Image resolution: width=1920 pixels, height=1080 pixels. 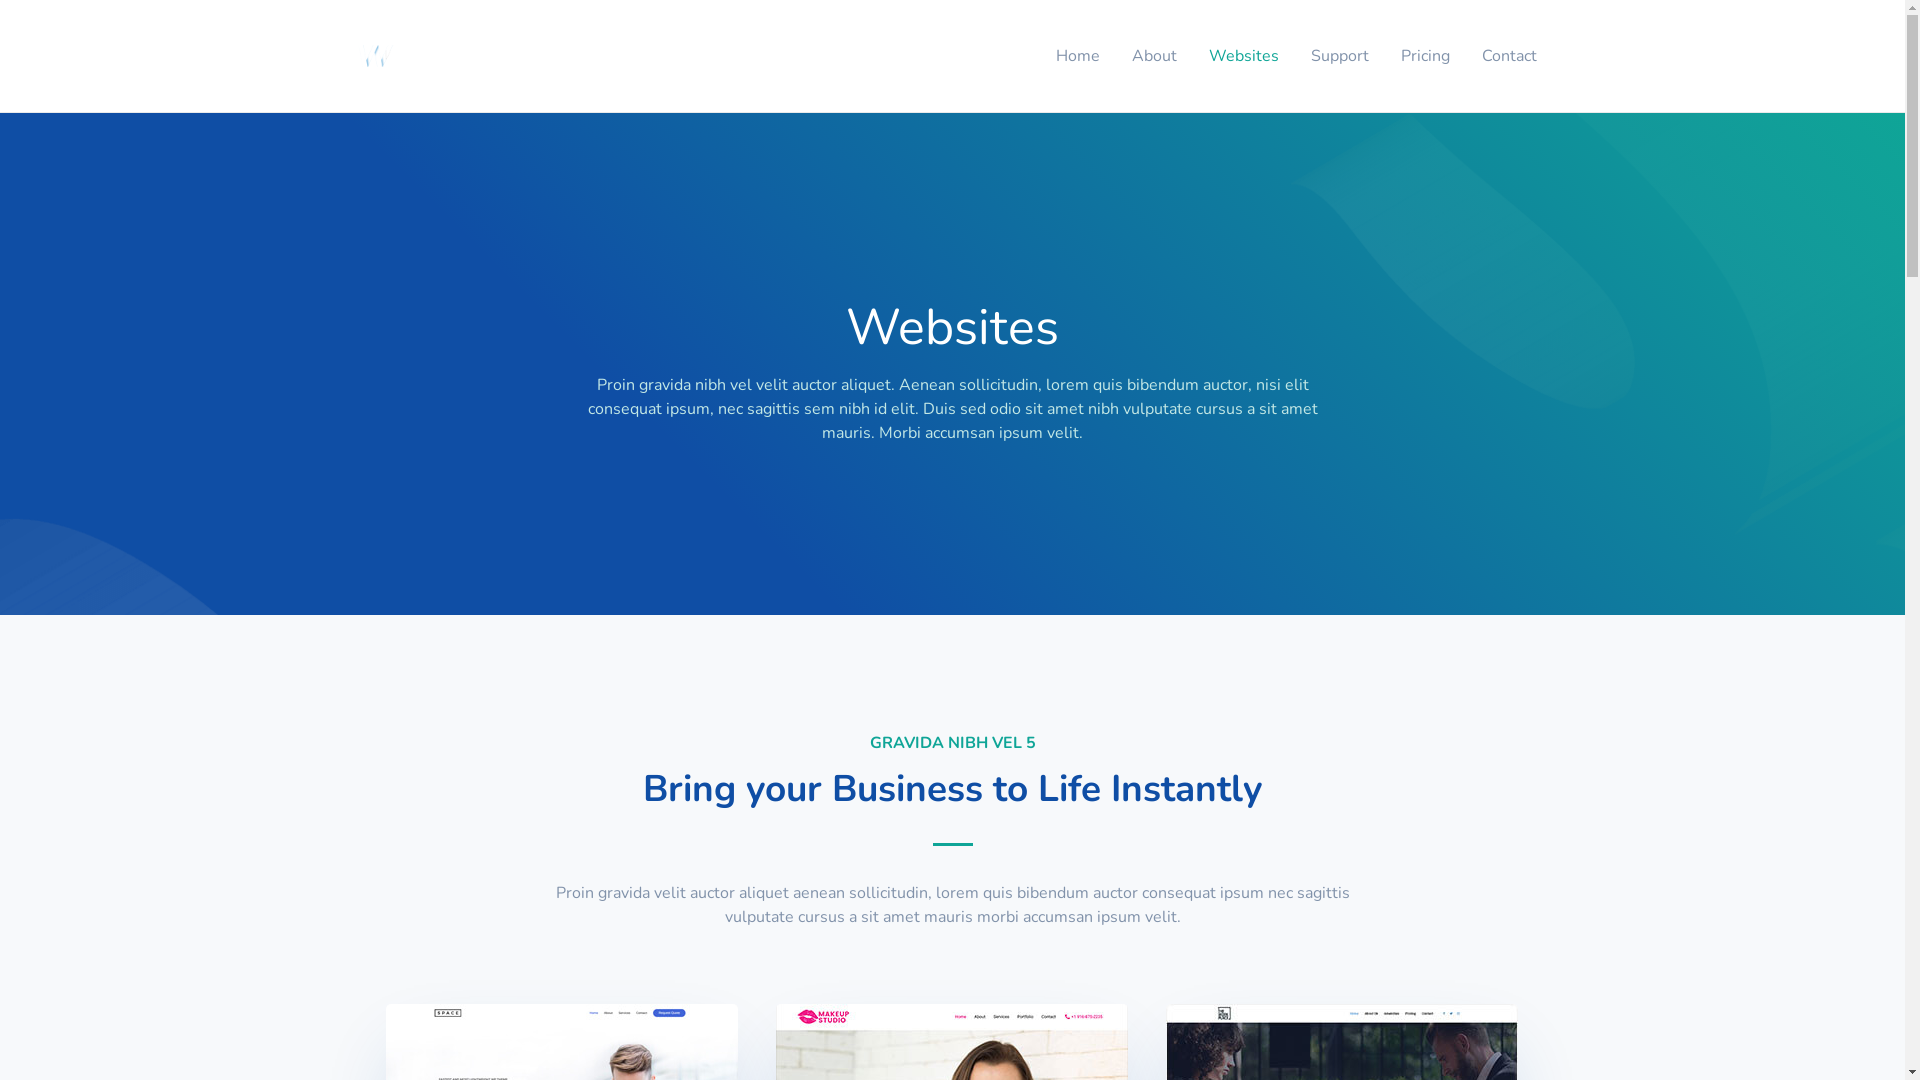 What do you see at coordinates (1509, 55) in the screenshot?
I see `'Contact'` at bounding box center [1509, 55].